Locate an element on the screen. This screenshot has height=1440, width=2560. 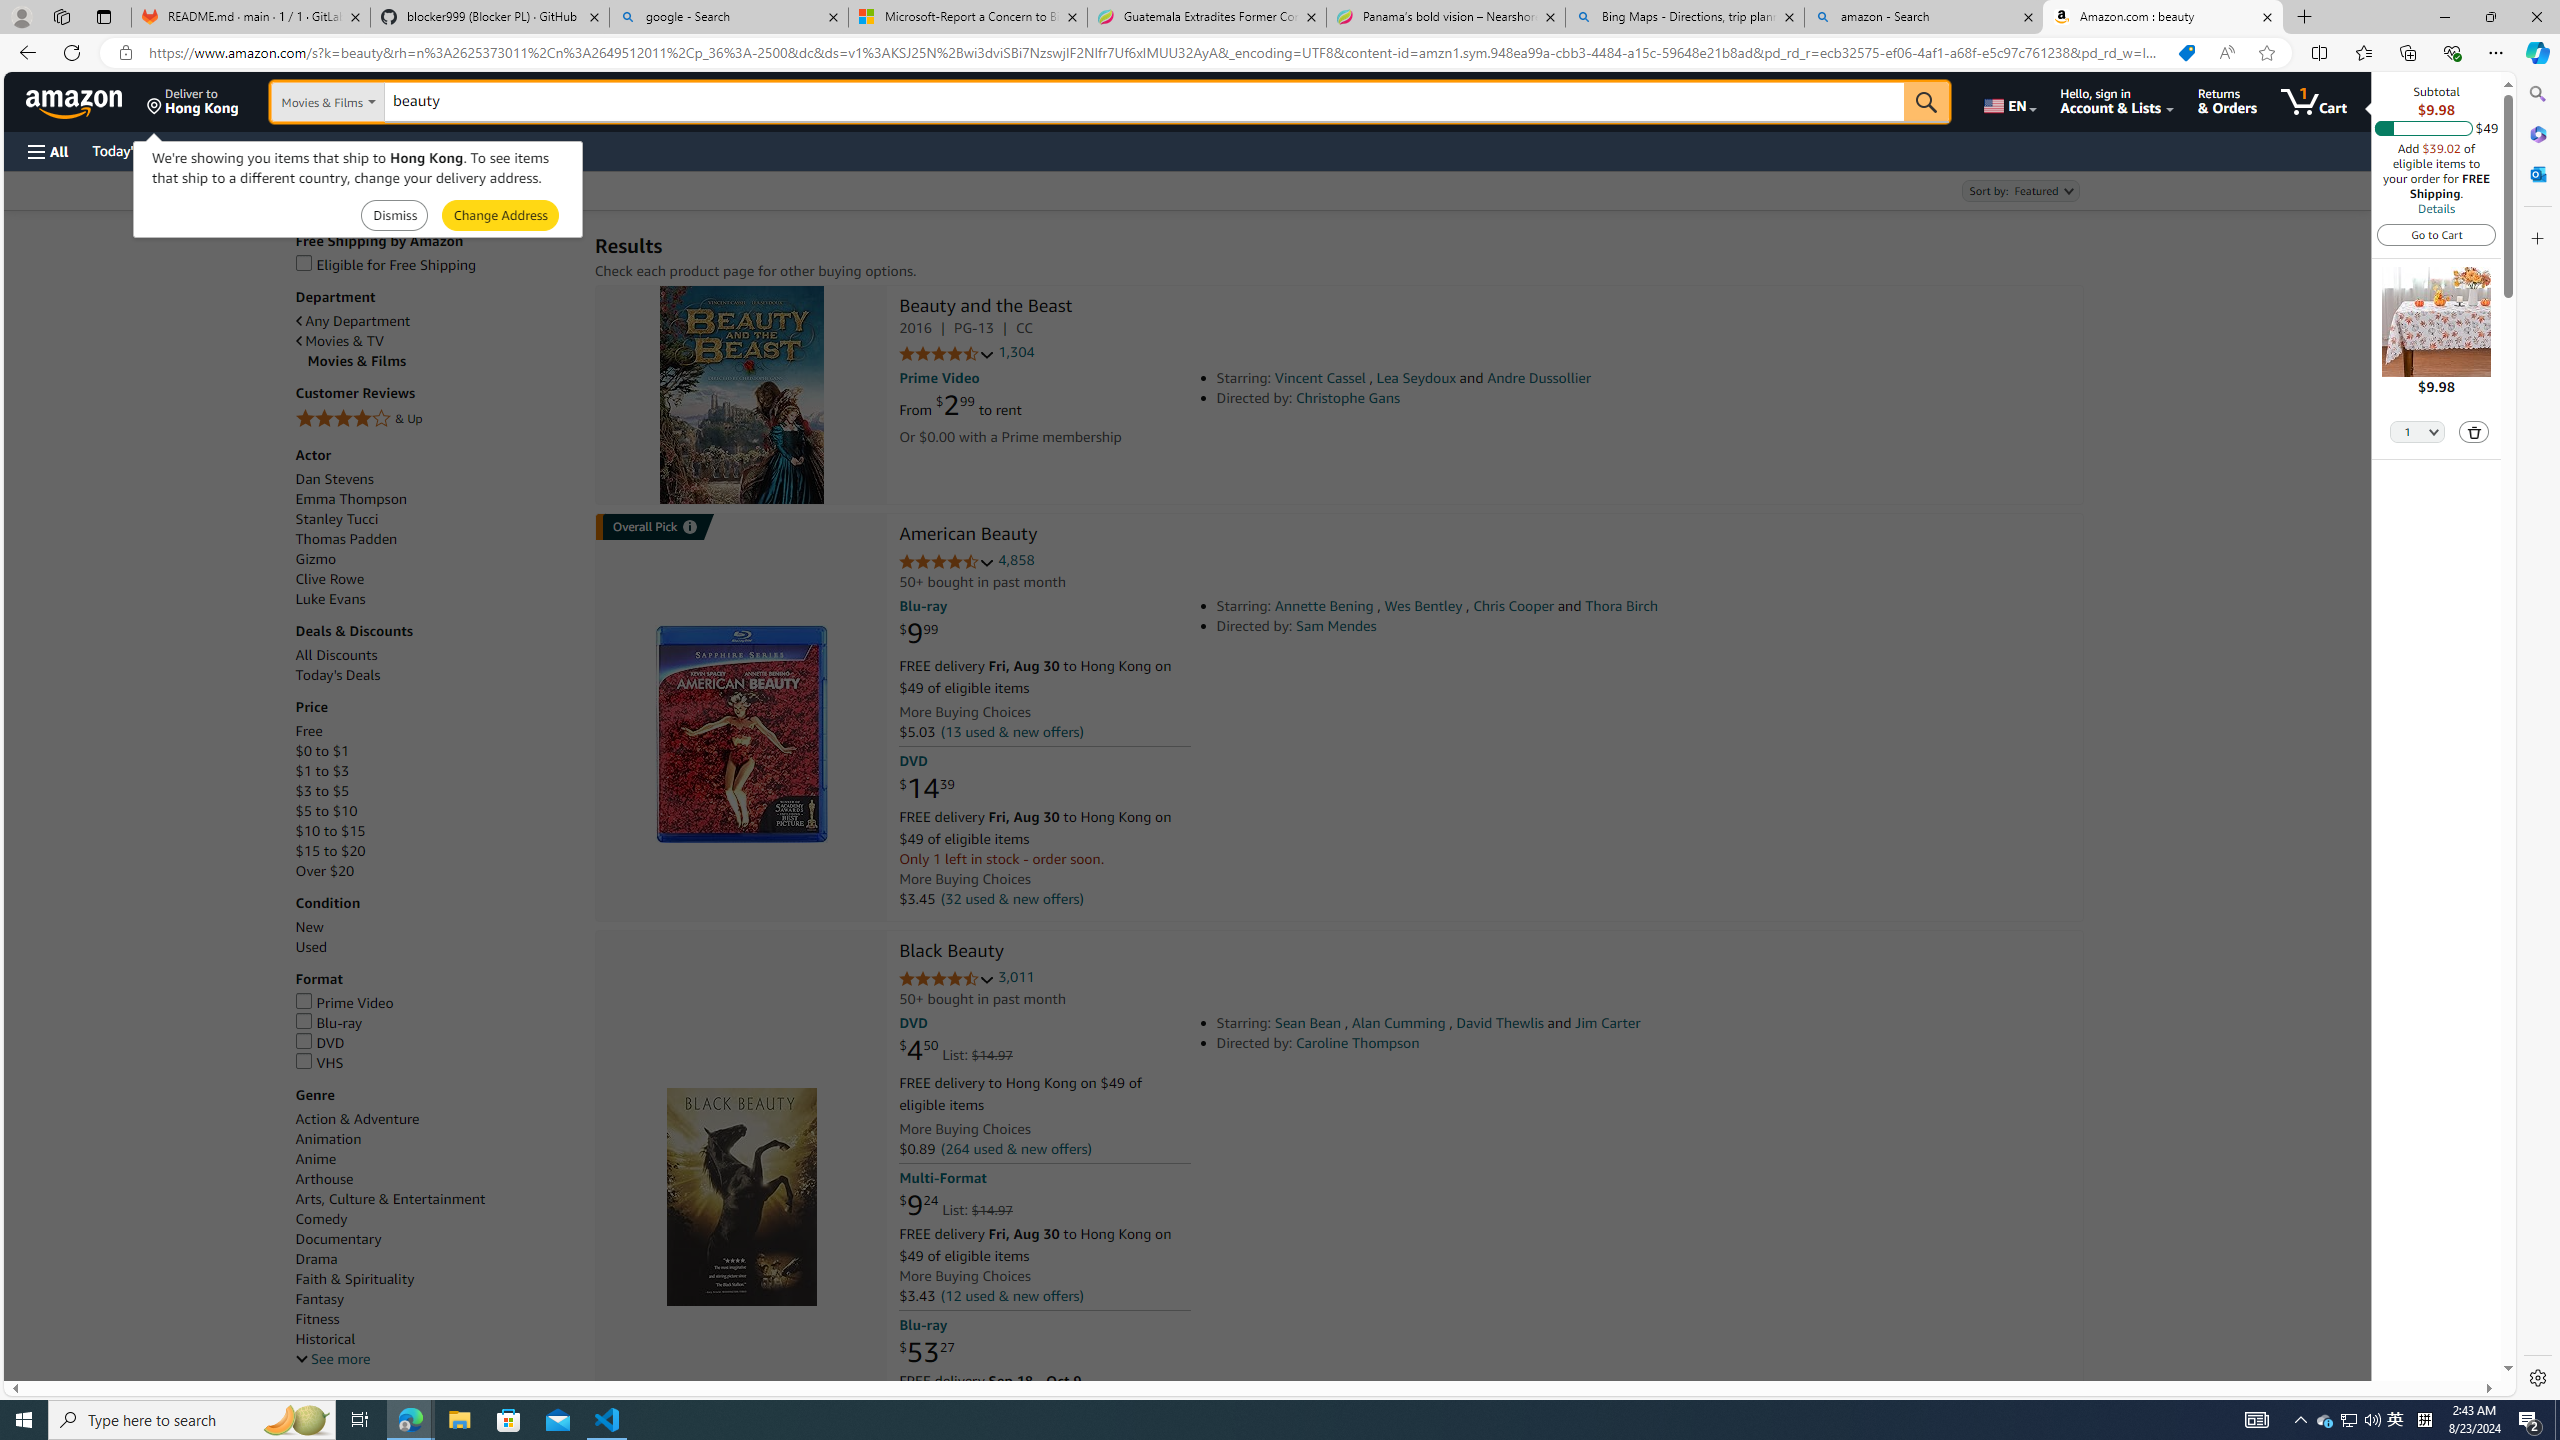
'Drama' is located at coordinates (435, 1260).